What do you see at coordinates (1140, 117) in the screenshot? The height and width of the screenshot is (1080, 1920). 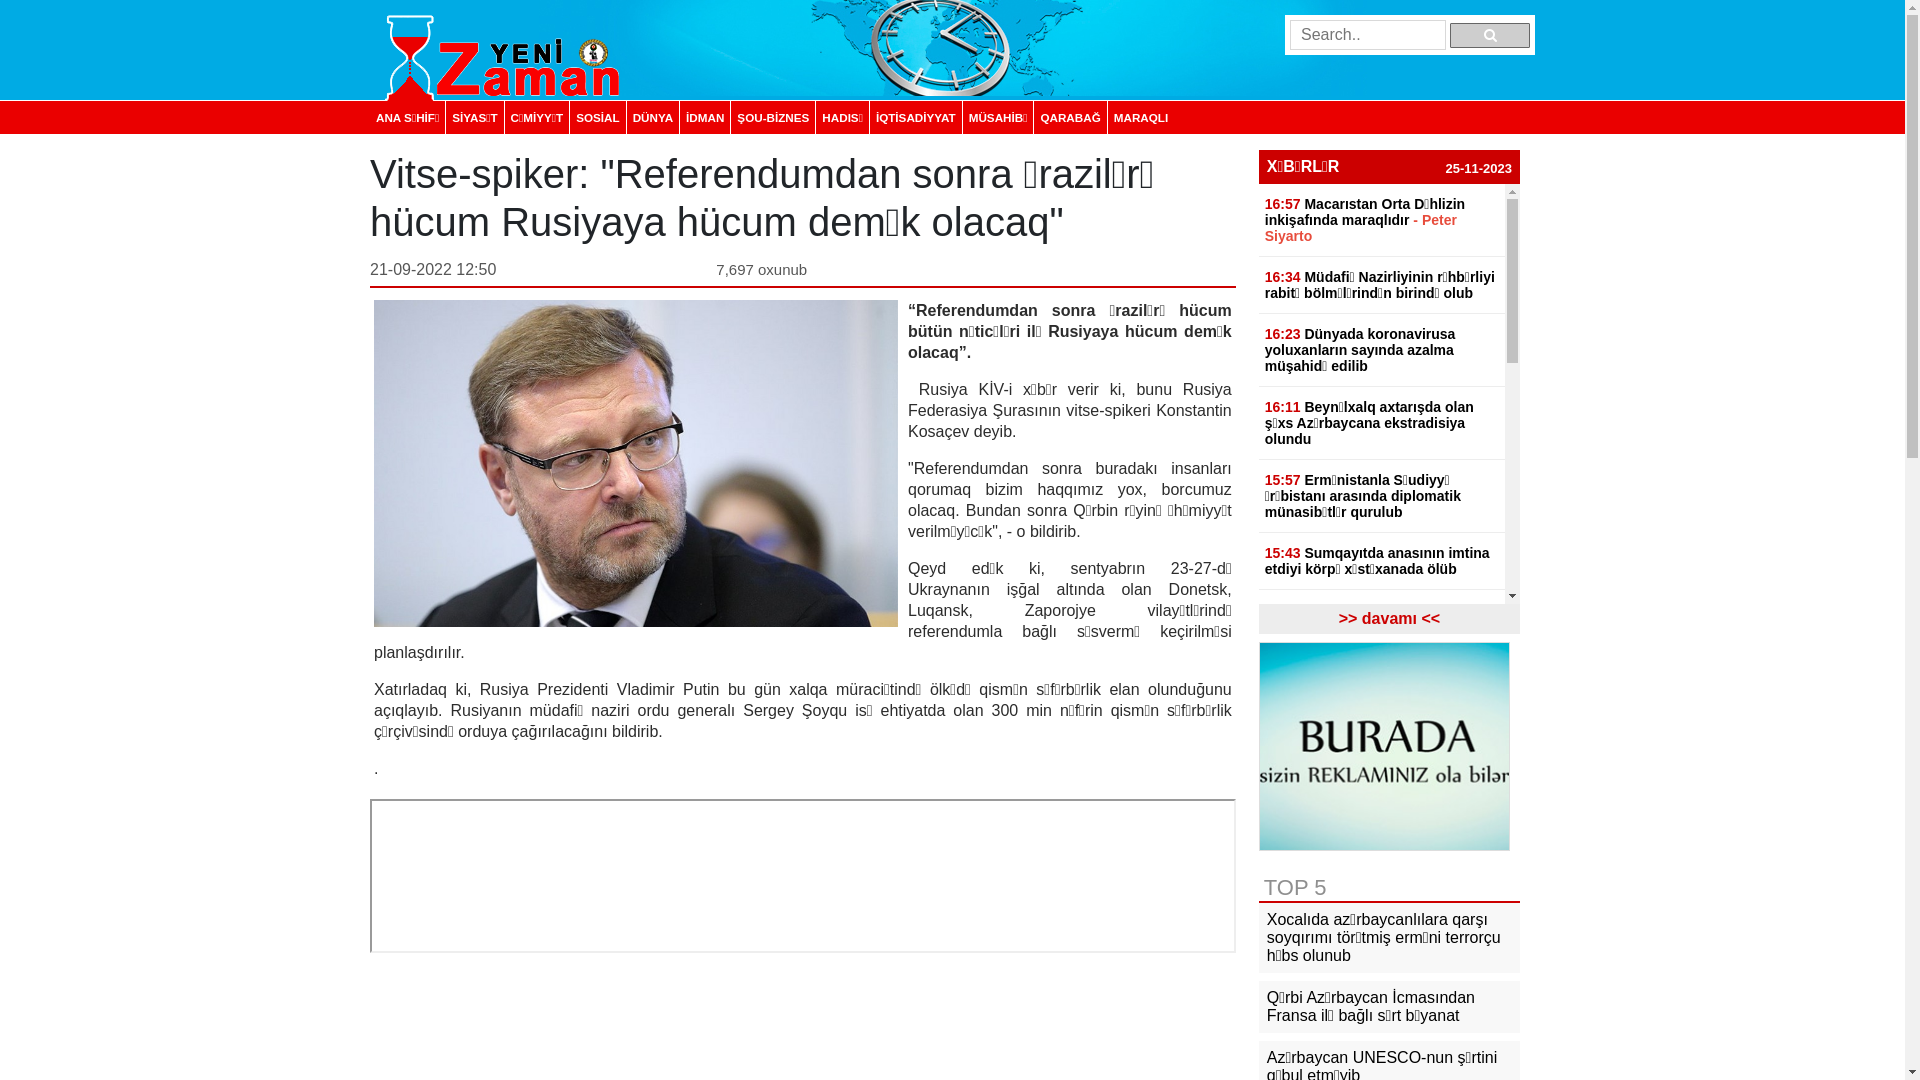 I see `'MARAQLI'` at bounding box center [1140, 117].